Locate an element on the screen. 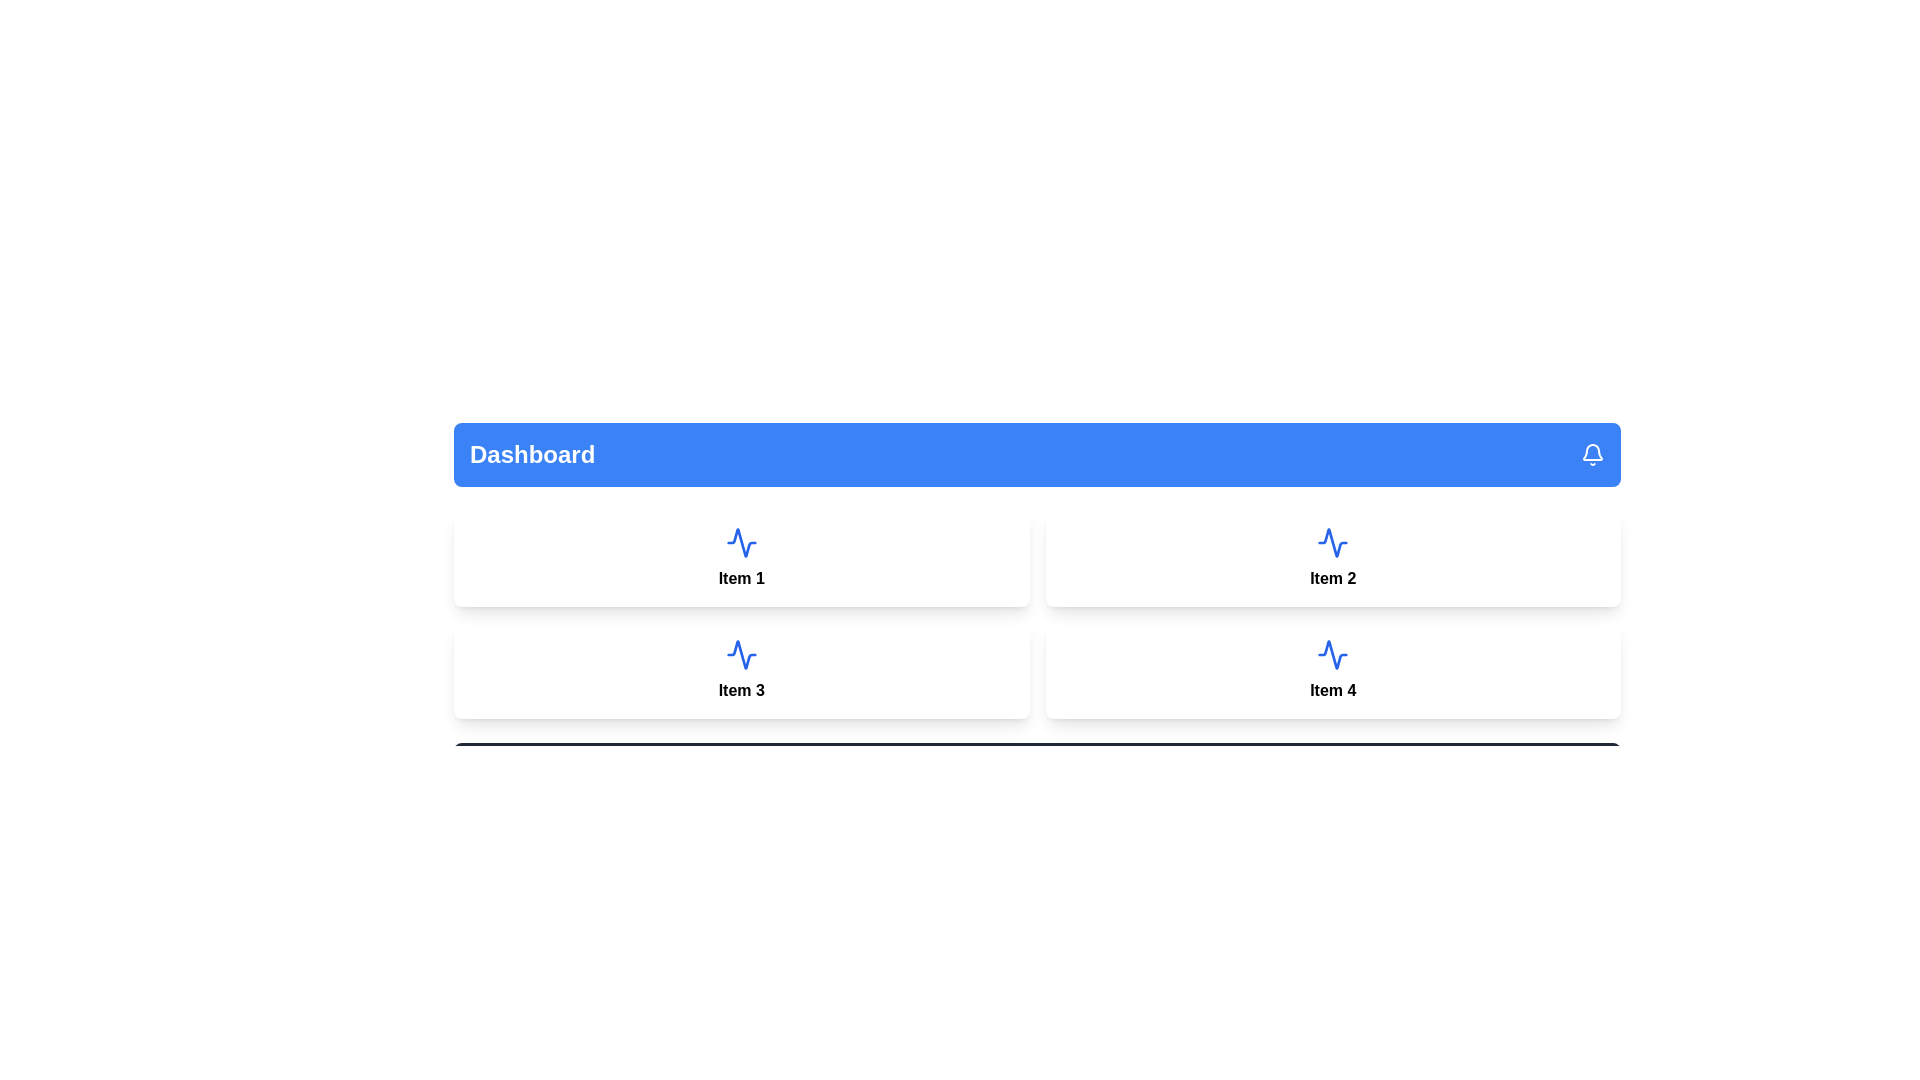  the blue zigzag line icon representing a performance metric located in the bottom-right panel under the label 'Item 4' in the dashboard grid layout is located at coordinates (1333, 655).